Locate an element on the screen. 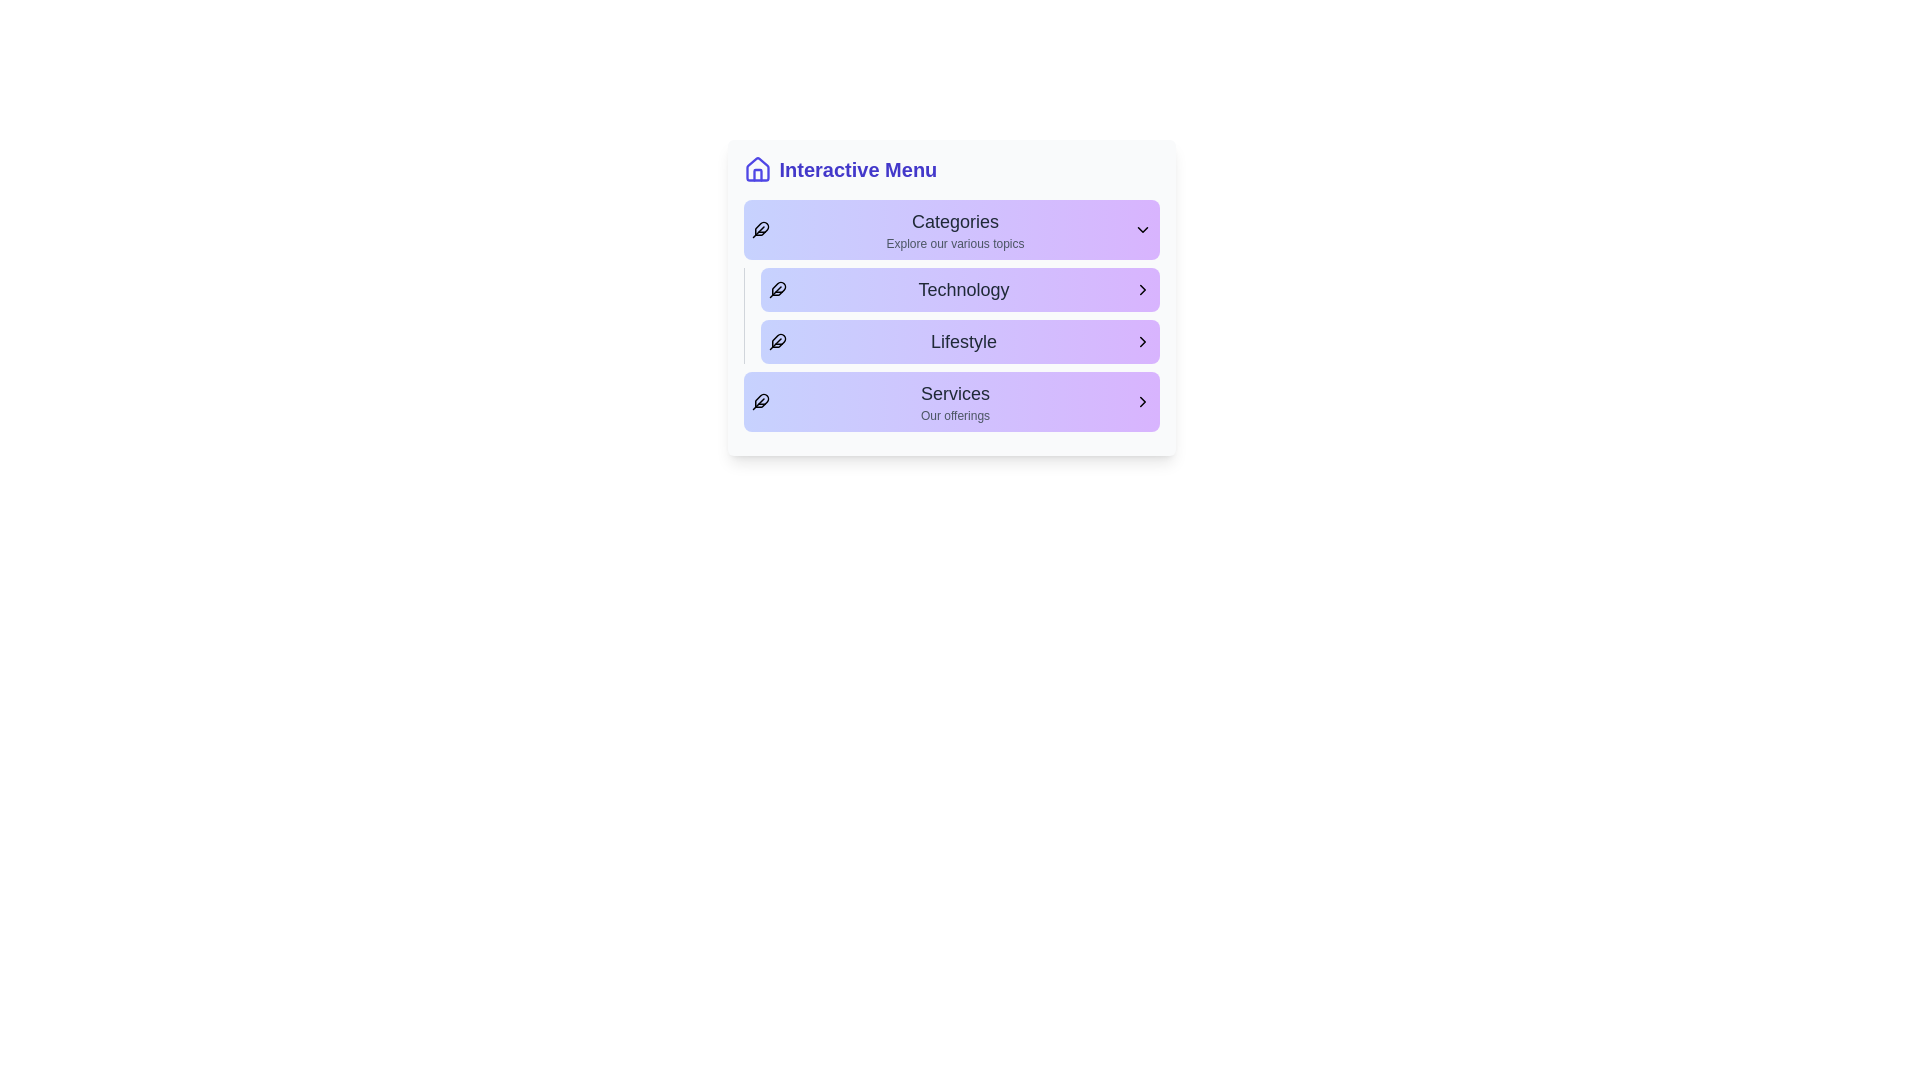 This screenshot has width=1920, height=1080. the 'Technology' text label, which signifies the 'Technology' section in the vertical menu list, positioned between 'Categories' and 'Lifestyle' is located at coordinates (964, 289).